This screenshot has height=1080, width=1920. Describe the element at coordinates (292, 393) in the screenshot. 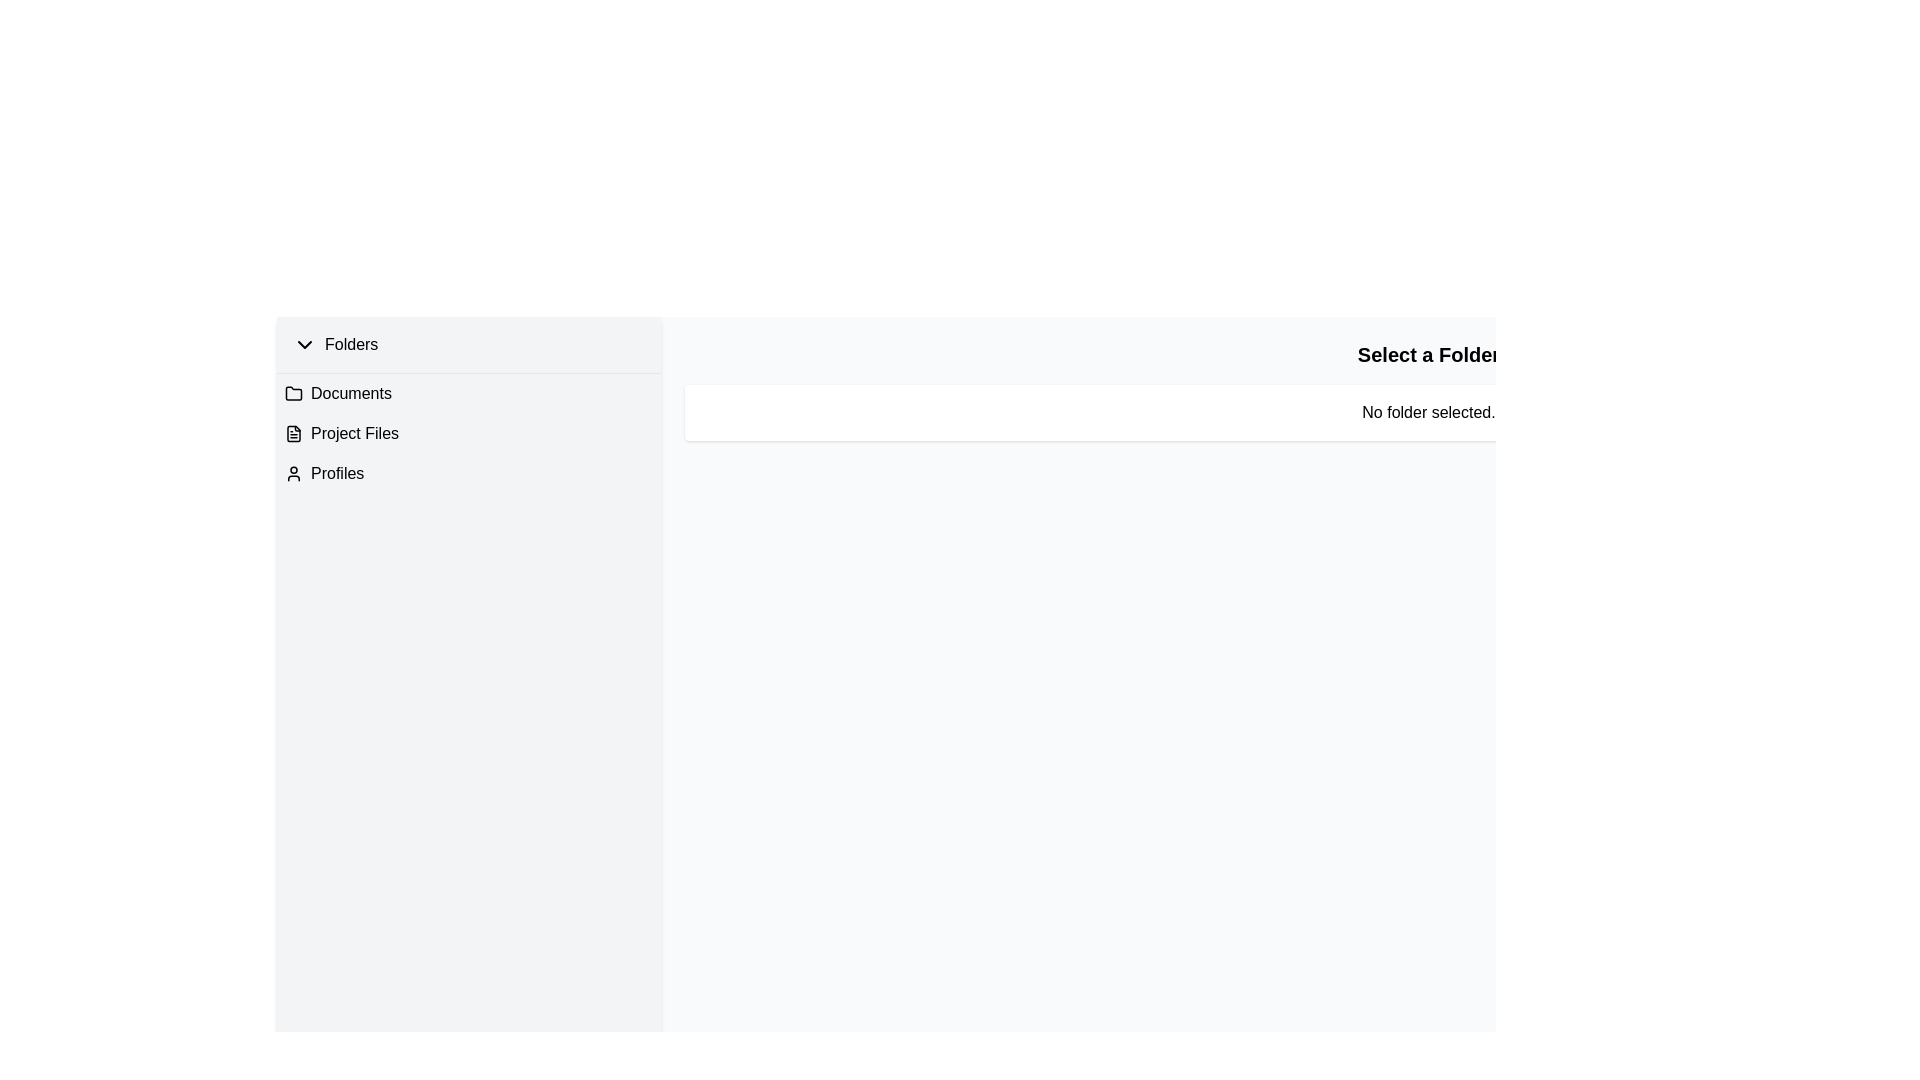

I see `the top section of the folder icon next to the 'Documents' label` at that location.